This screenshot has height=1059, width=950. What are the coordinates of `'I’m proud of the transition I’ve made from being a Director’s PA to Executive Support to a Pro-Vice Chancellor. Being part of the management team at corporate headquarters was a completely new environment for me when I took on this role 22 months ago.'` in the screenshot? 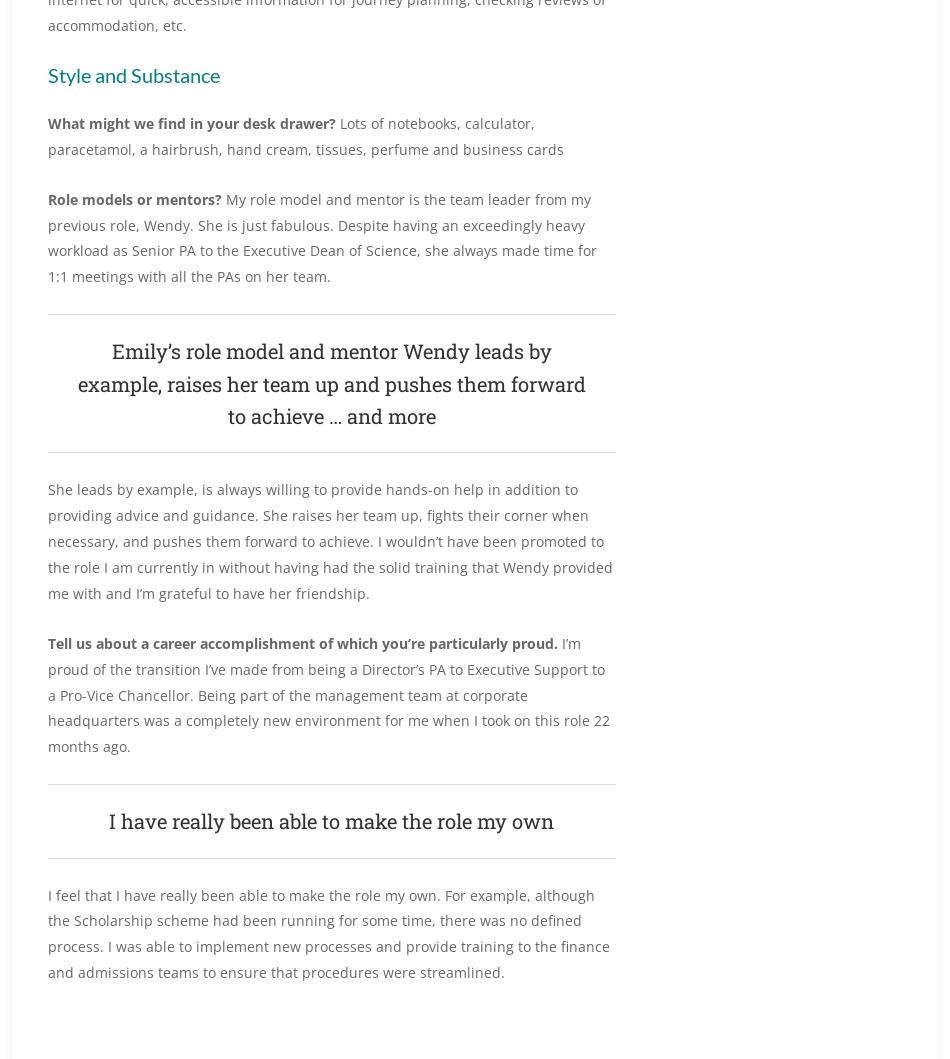 It's located at (327, 694).